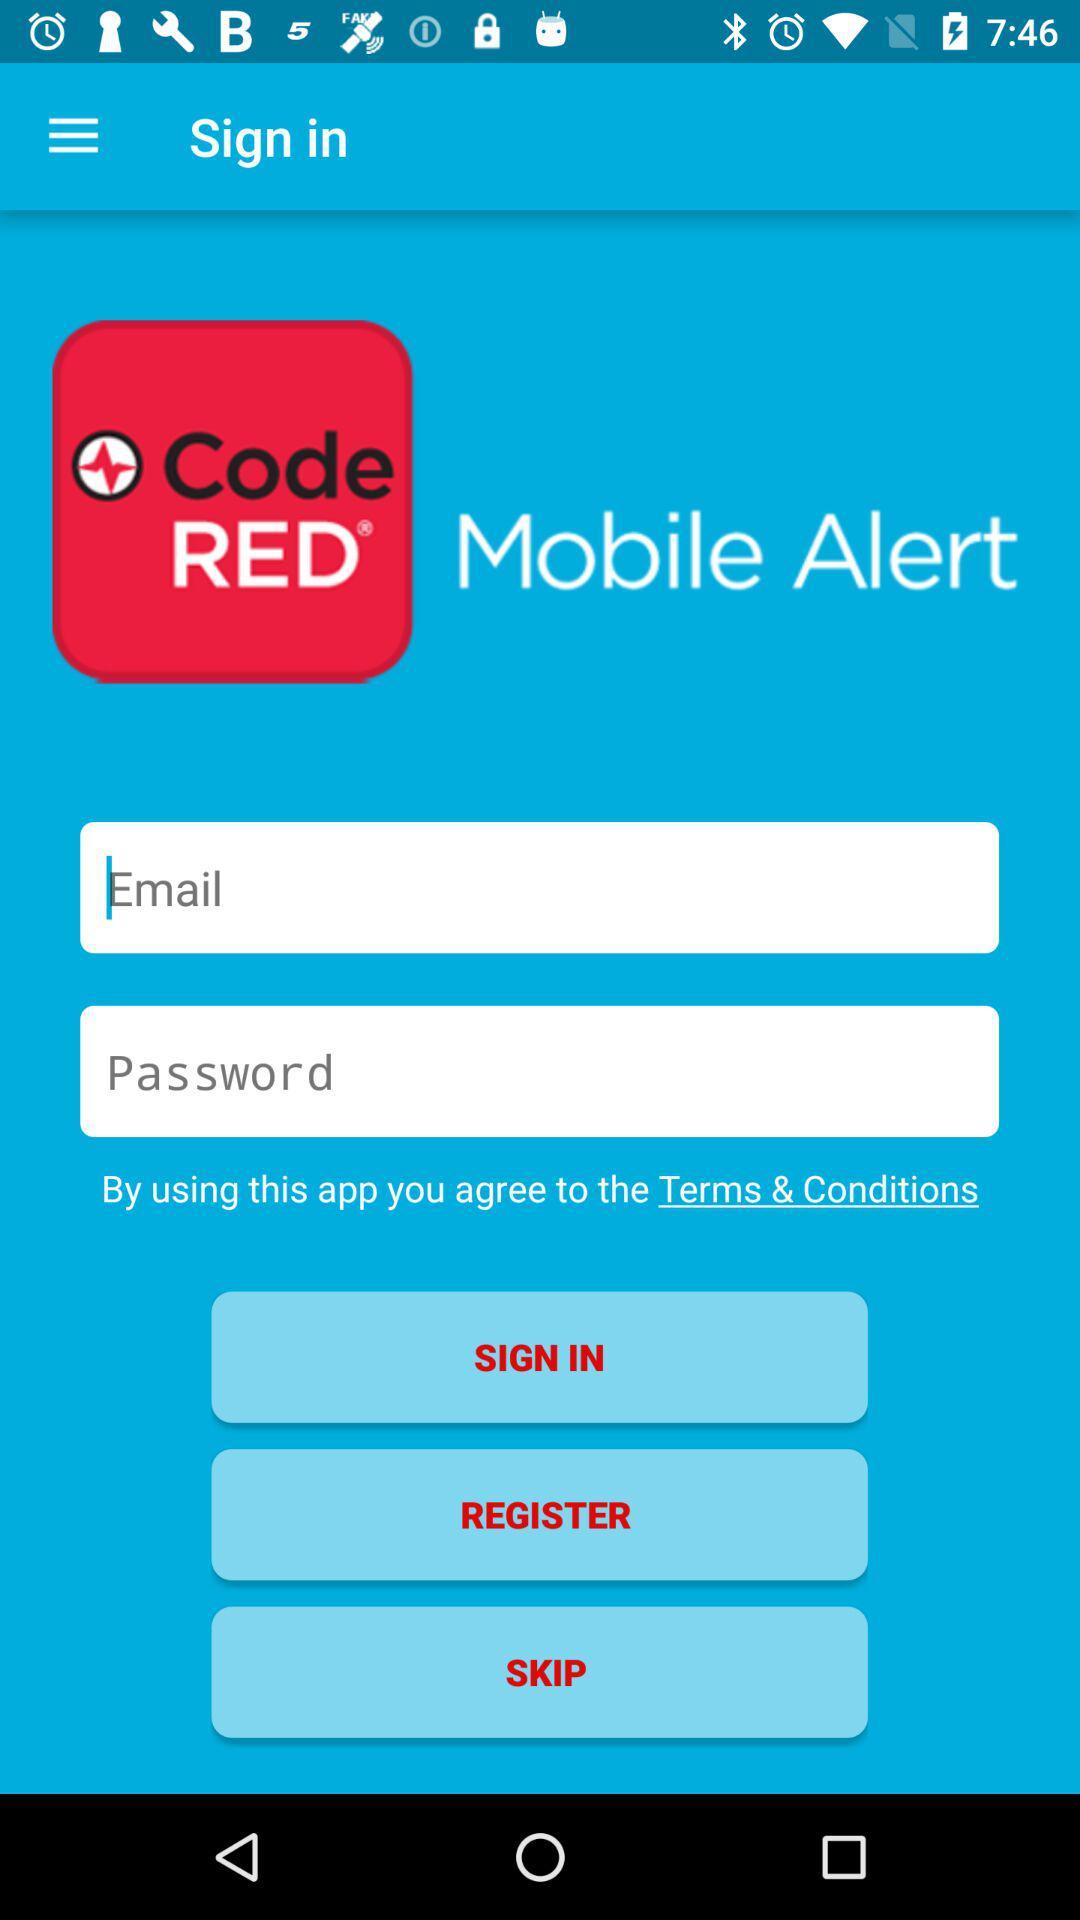 The width and height of the screenshot is (1080, 1920). Describe the element at coordinates (538, 1070) in the screenshot. I see `the item above the by using this icon` at that location.